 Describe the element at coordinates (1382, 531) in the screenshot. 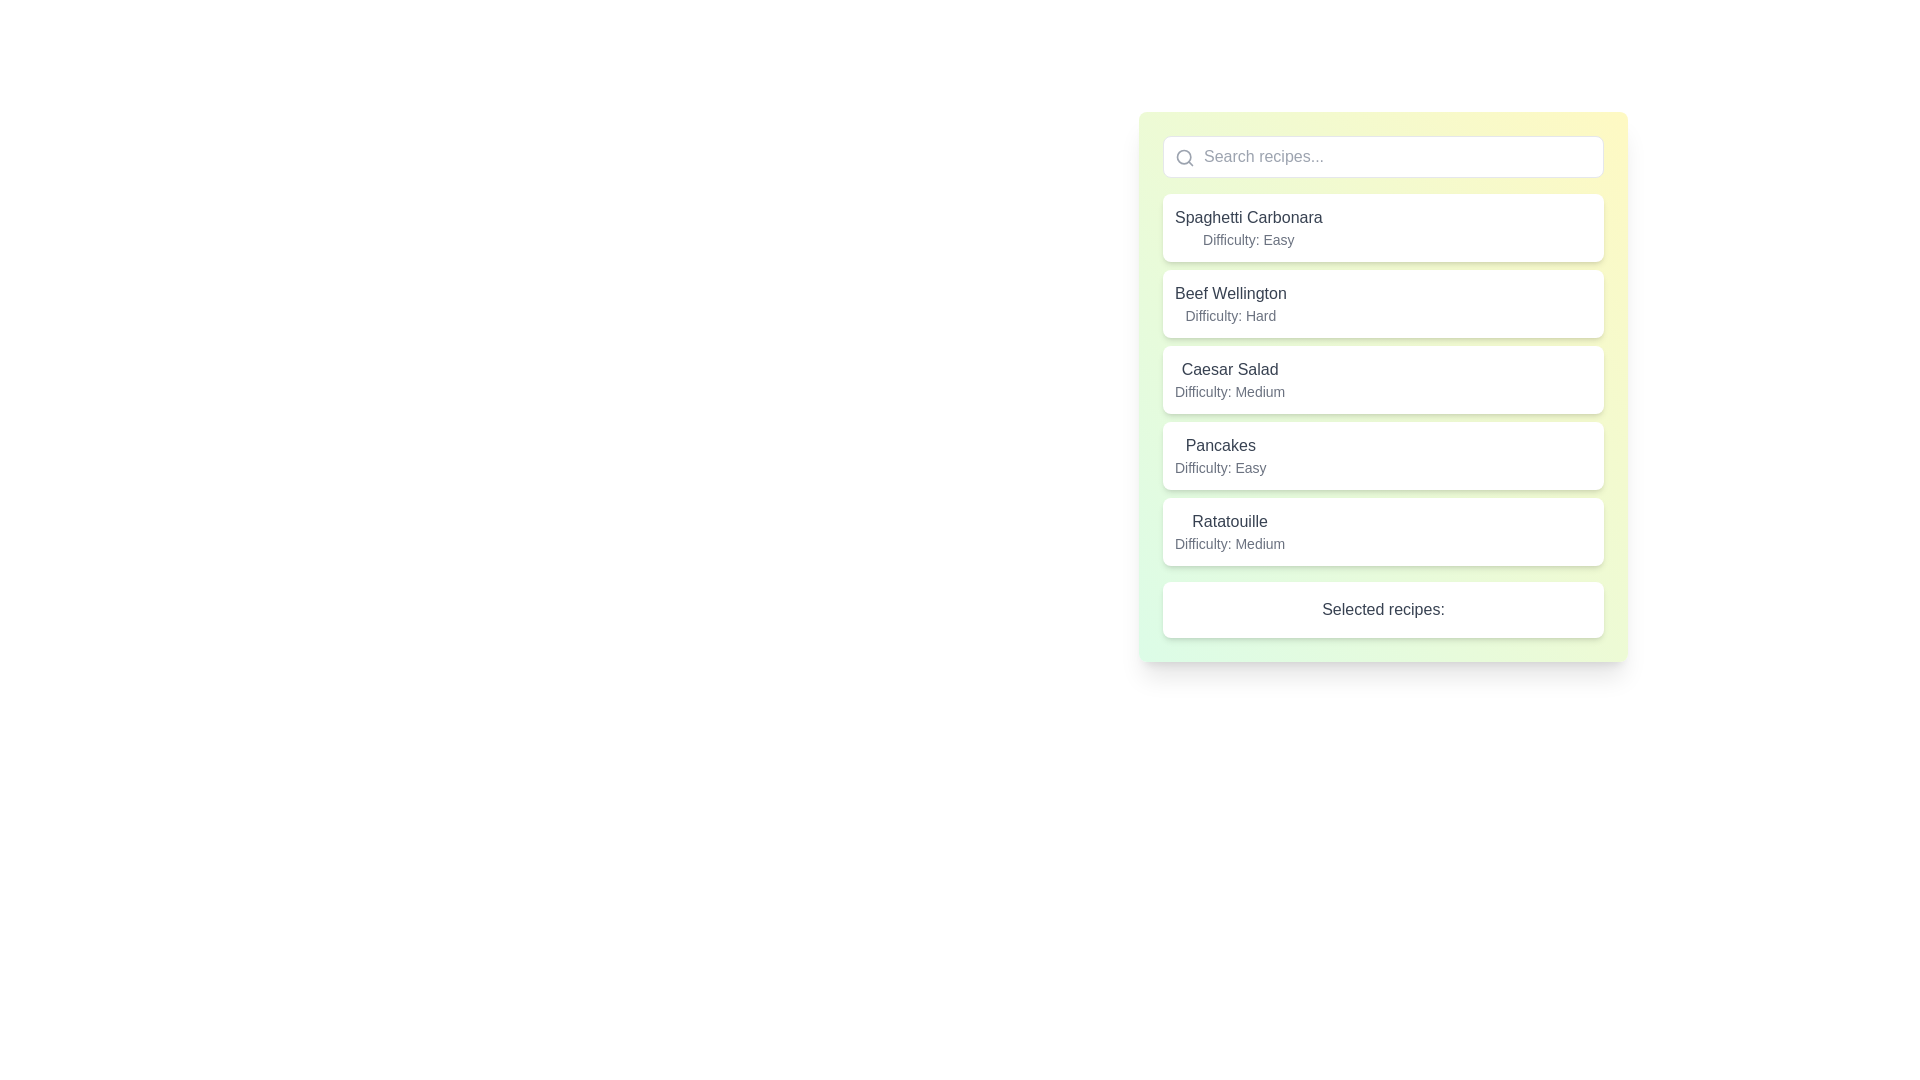

I see `the selectable list item card displaying the recipe name 'Ratatouille' and its difficulty level, which is the fifth card in the recipe selection interface` at that location.